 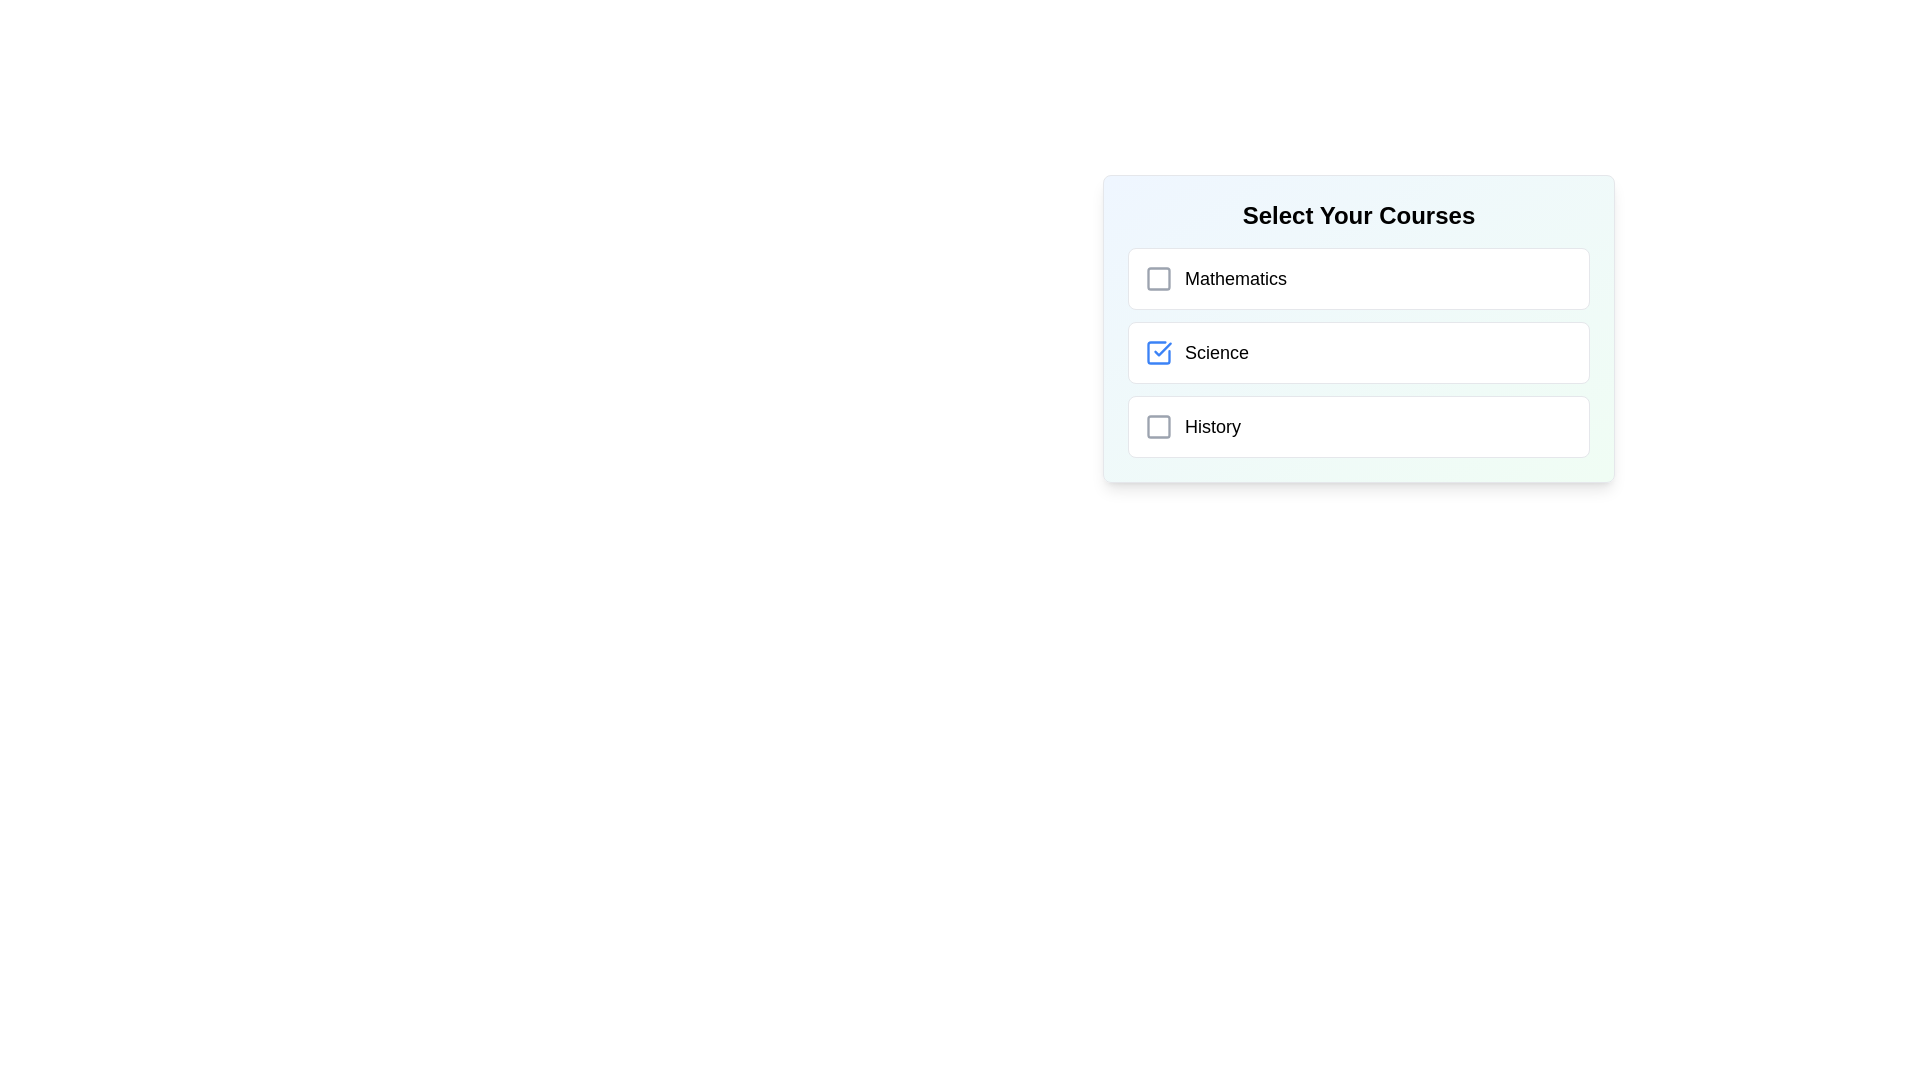 What do you see at coordinates (1158, 352) in the screenshot?
I see `the checkbox representing the 'Science' course selection` at bounding box center [1158, 352].